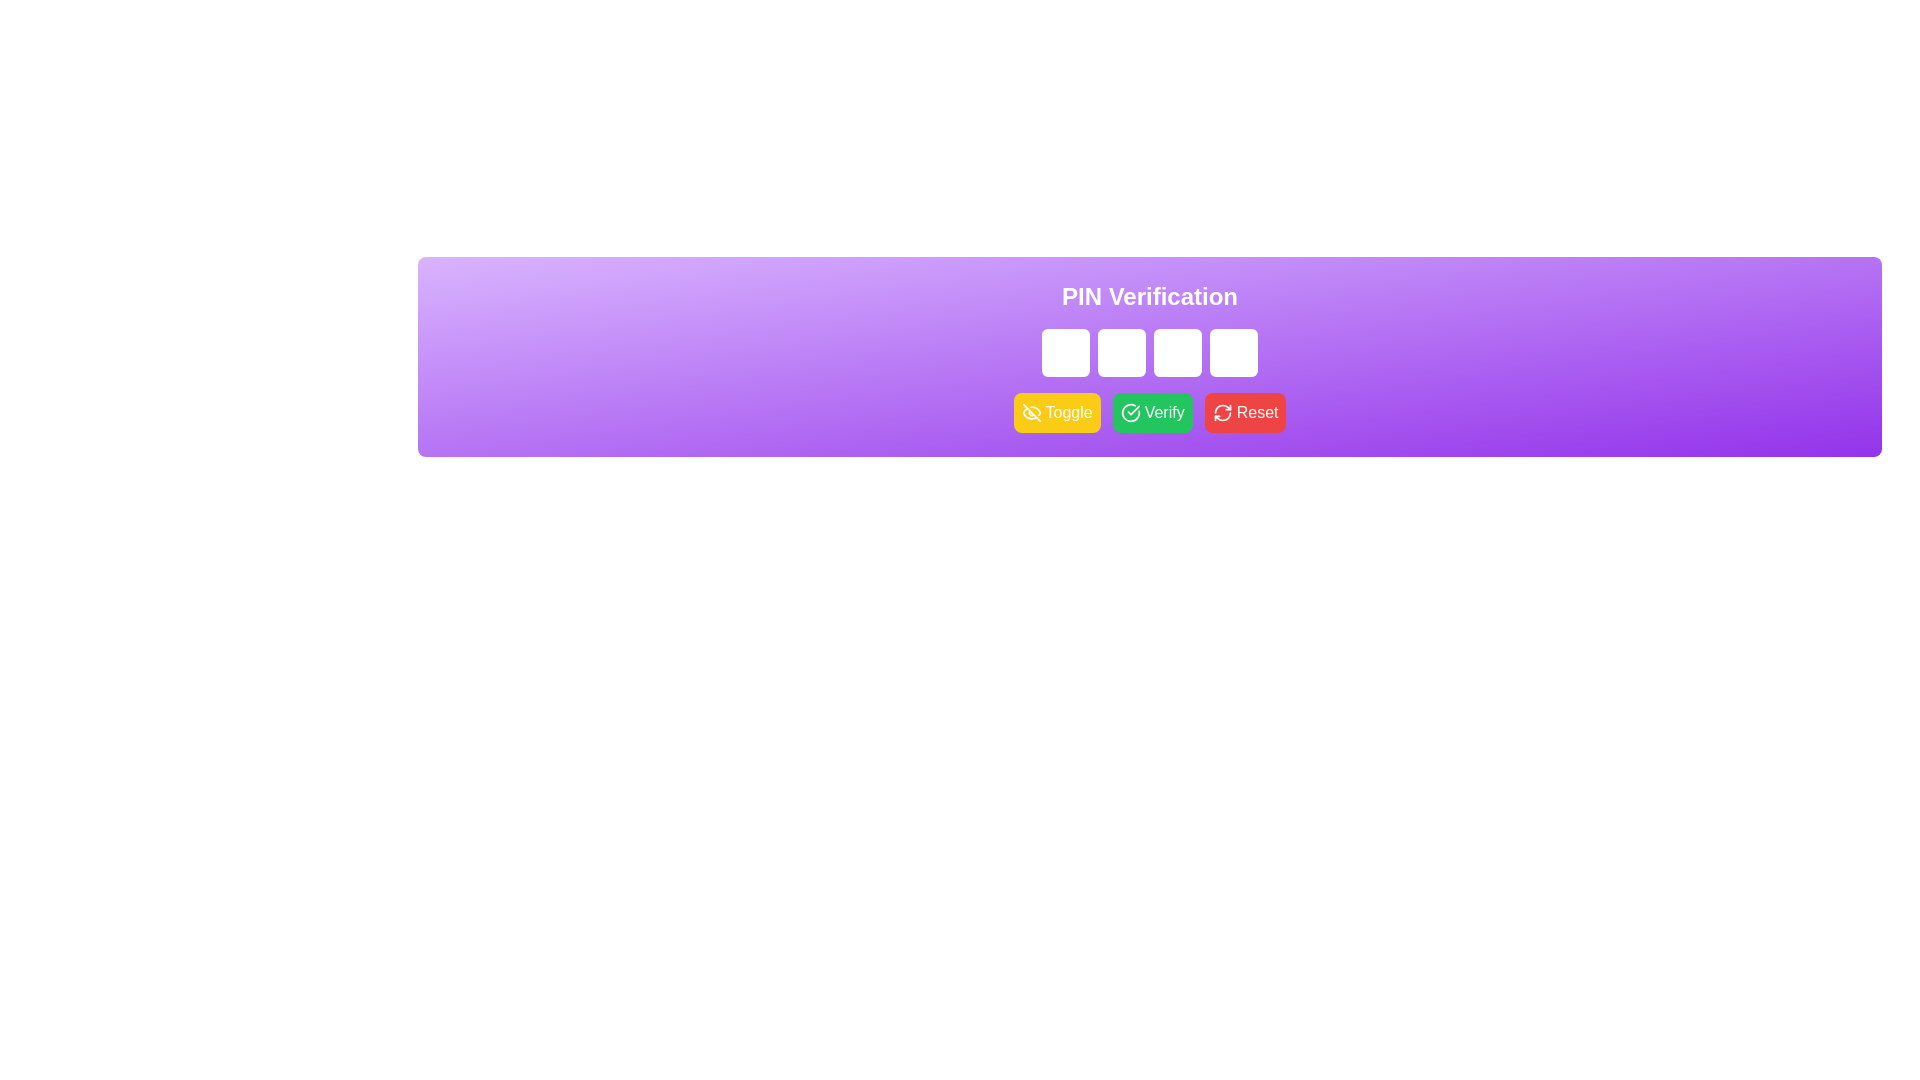  Describe the element at coordinates (1152, 411) in the screenshot. I see `the second button in a horizontal group of three buttons below the PIN input field to change its color` at that location.